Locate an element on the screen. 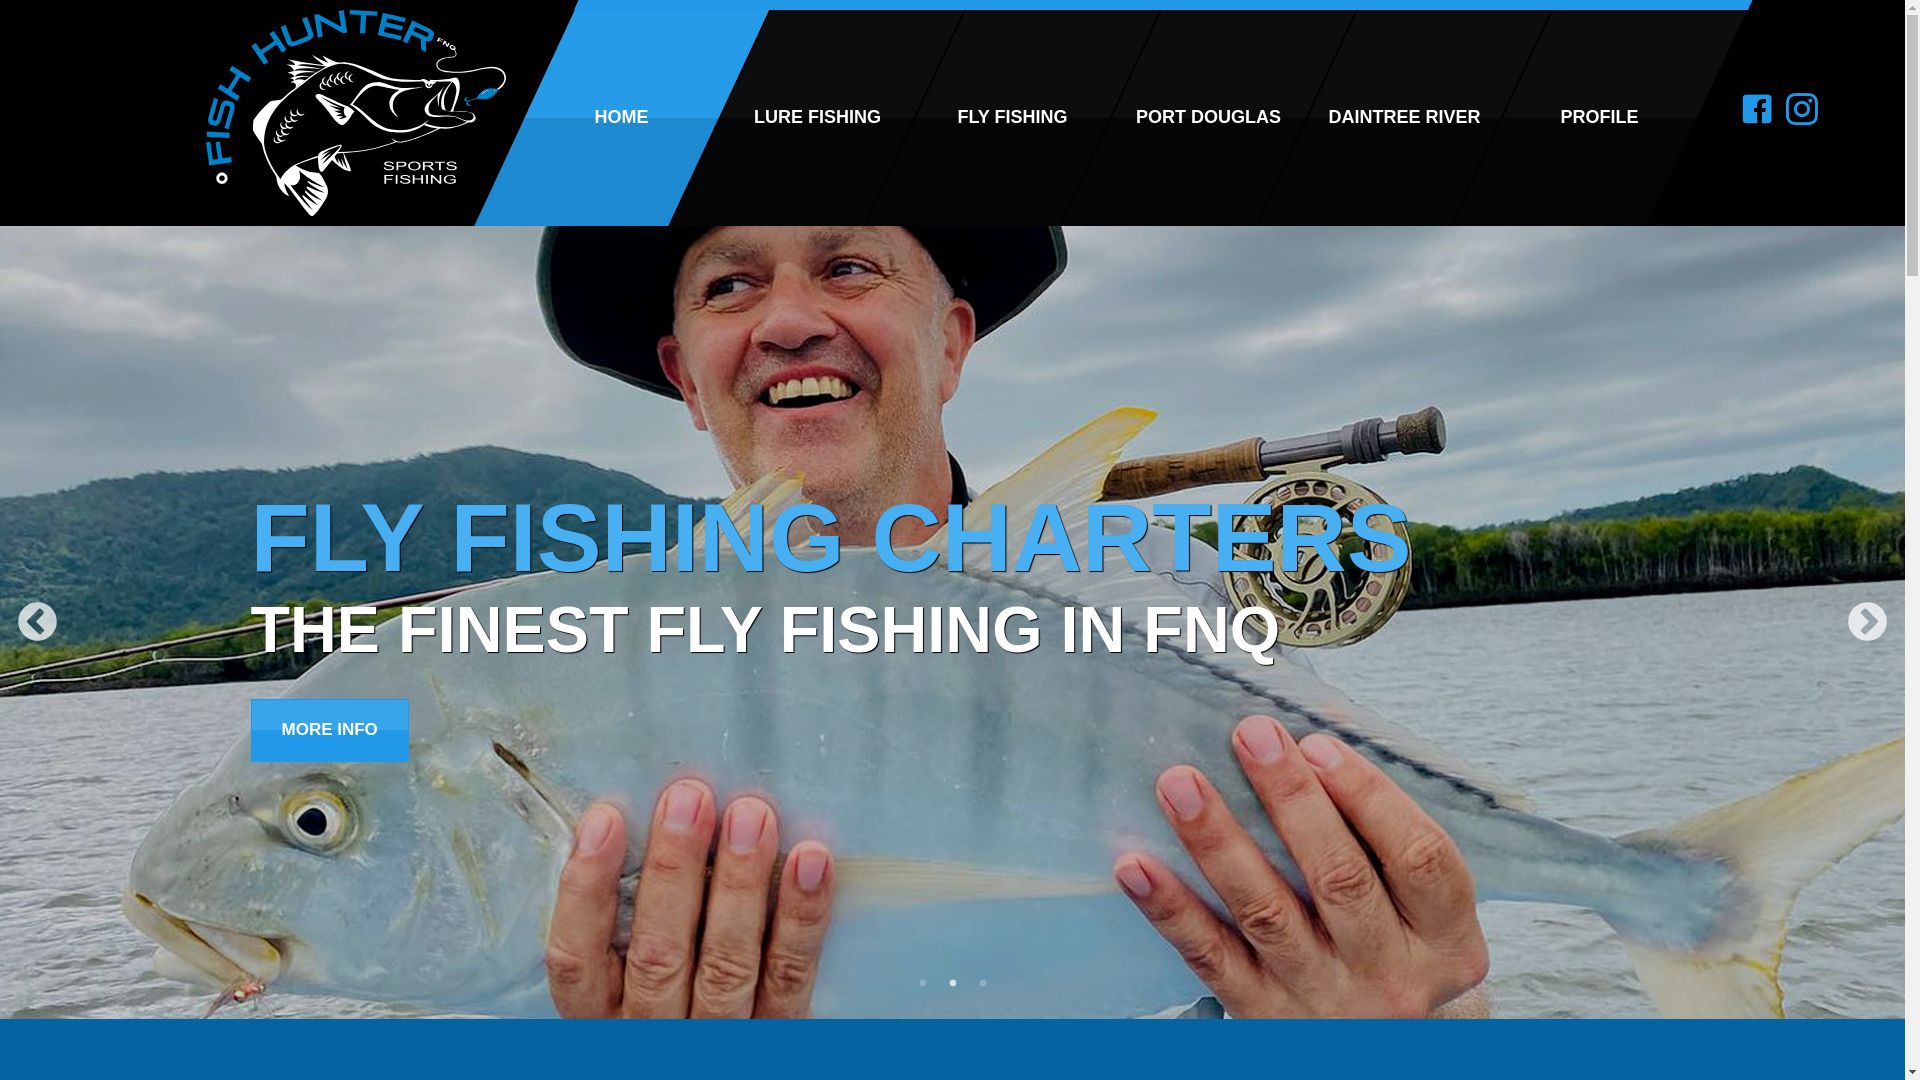 This screenshot has height=1080, width=1920. 'FLY FISHING' is located at coordinates (961, 118).